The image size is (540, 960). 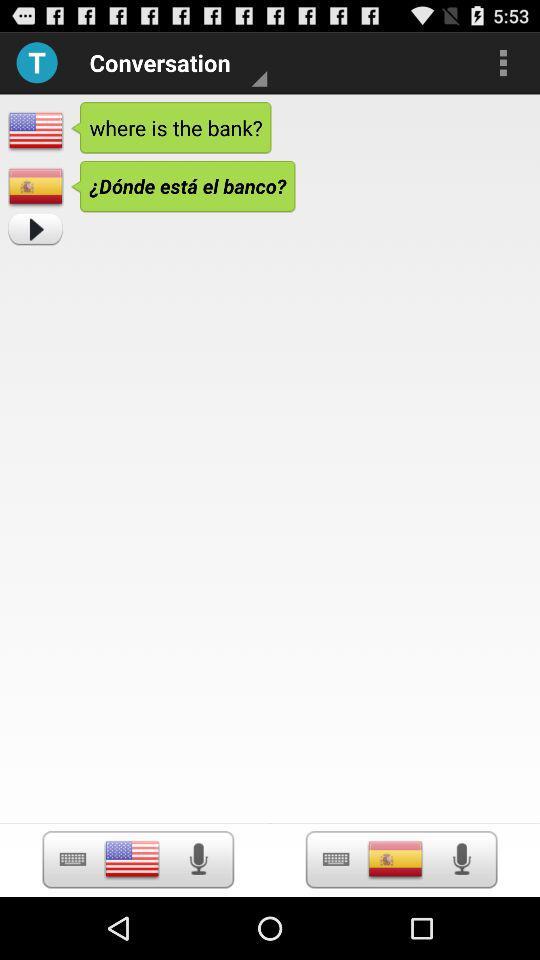 What do you see at coordinates (461, 858) in the screenshot?
I see `turn on microphone` at bounding box center [461, 858].